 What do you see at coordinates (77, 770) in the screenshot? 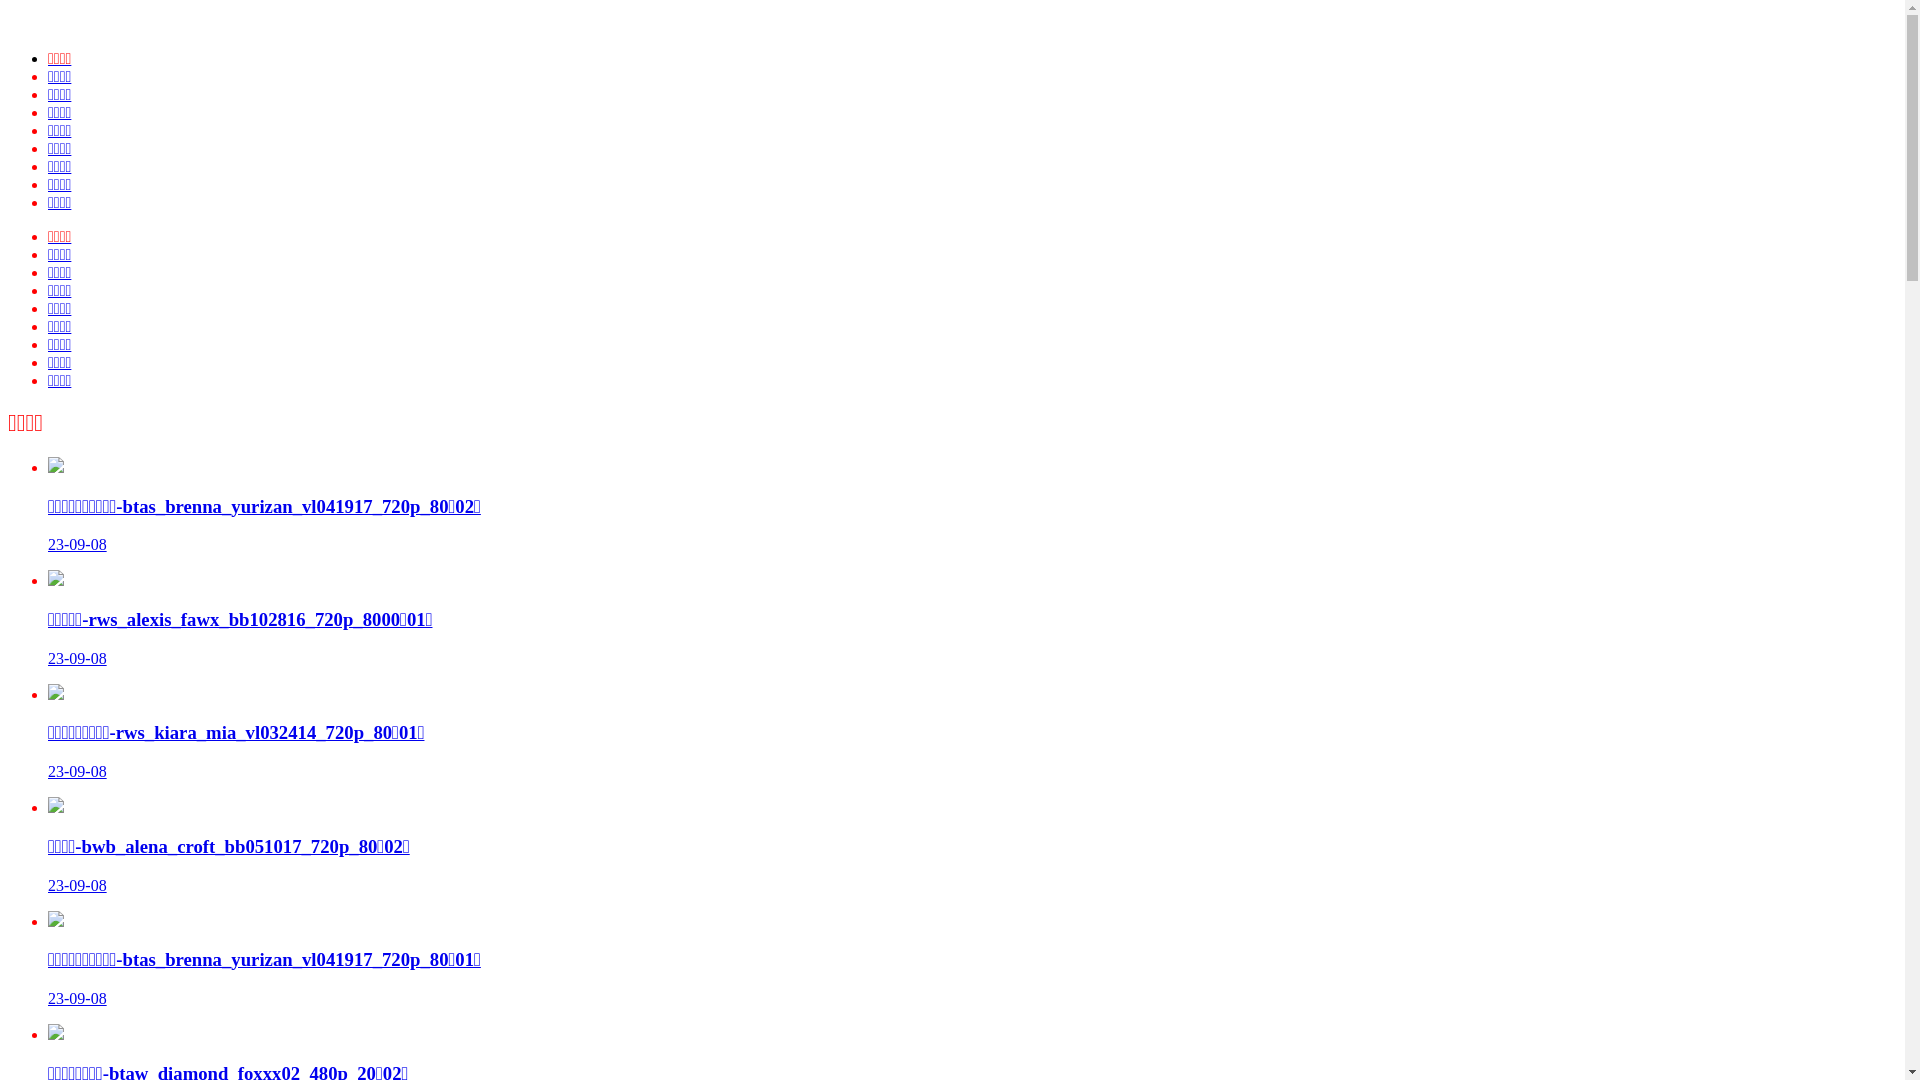
I see `'23-09-08'` at bounding box center [77, 770].